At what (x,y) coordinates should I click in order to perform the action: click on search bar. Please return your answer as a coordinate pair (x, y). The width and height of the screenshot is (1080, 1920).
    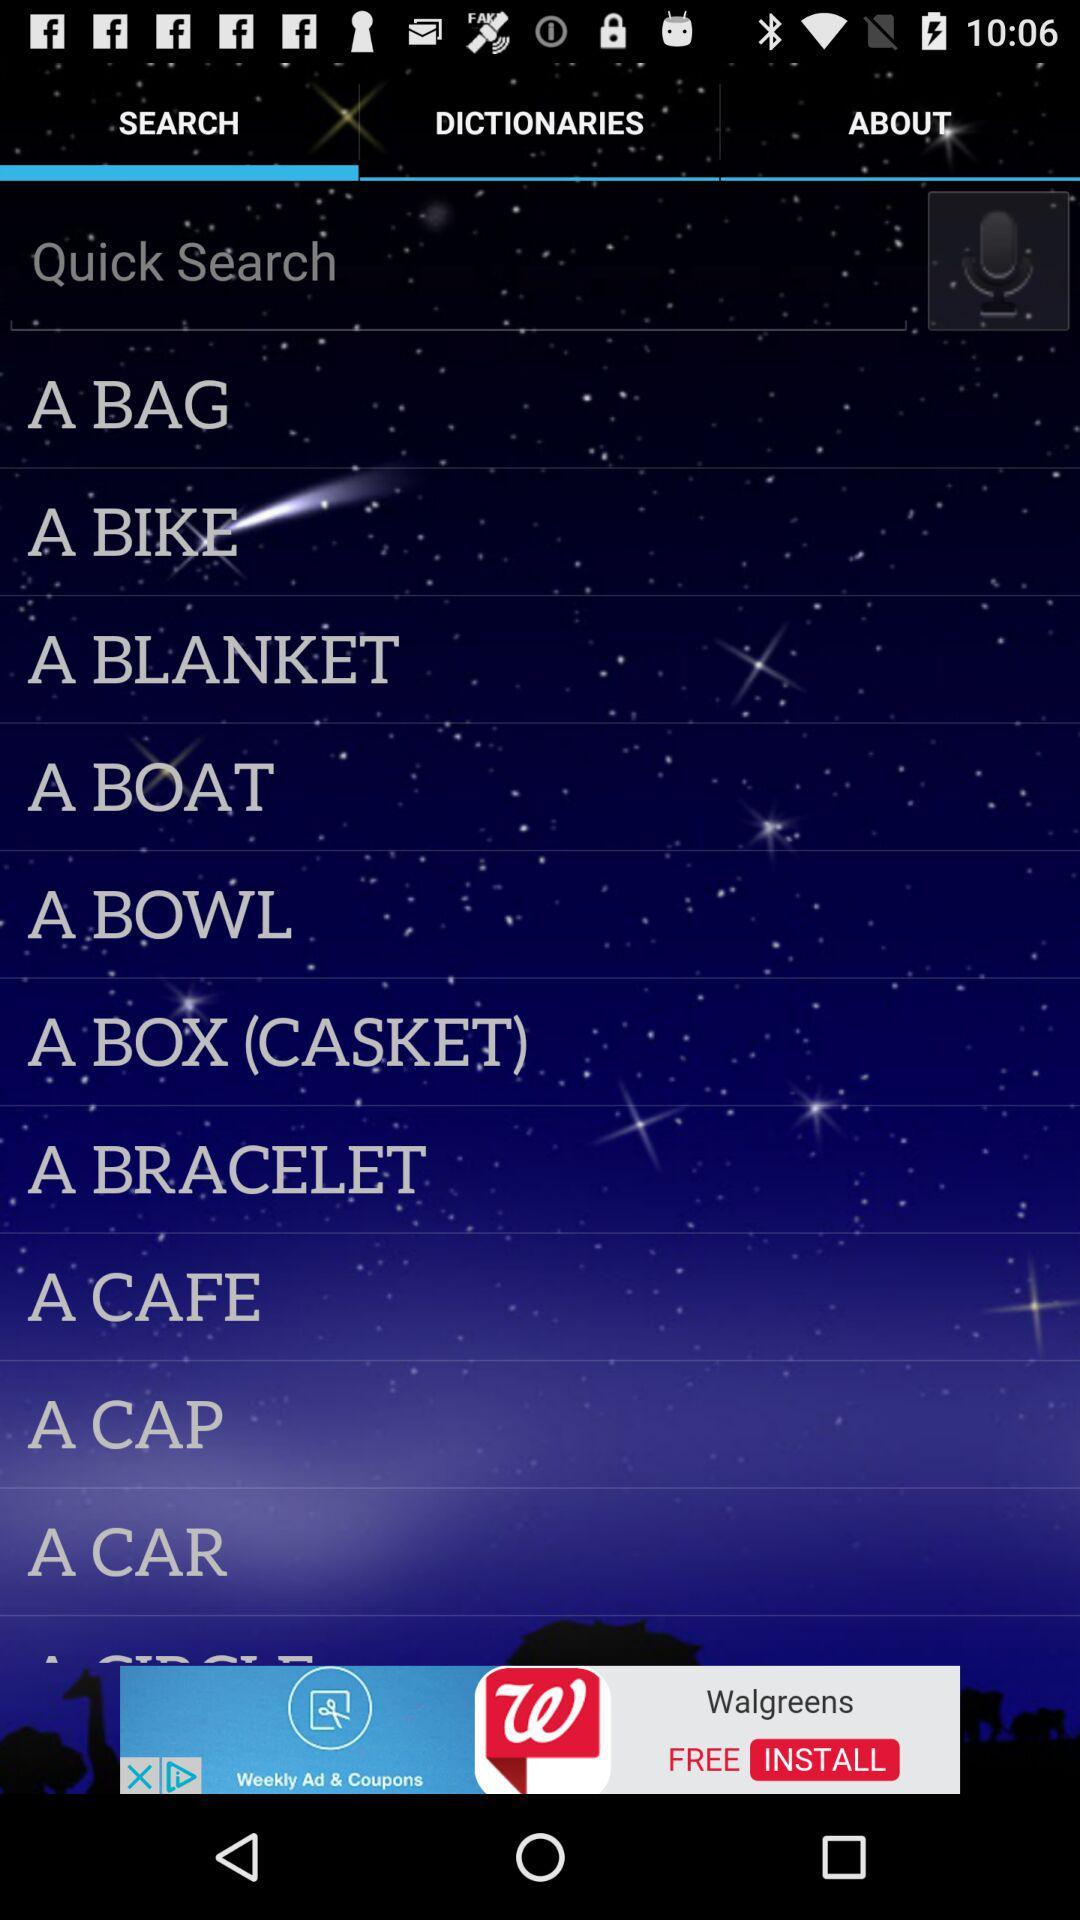
    Looking at the image, I should click on (458, 259).